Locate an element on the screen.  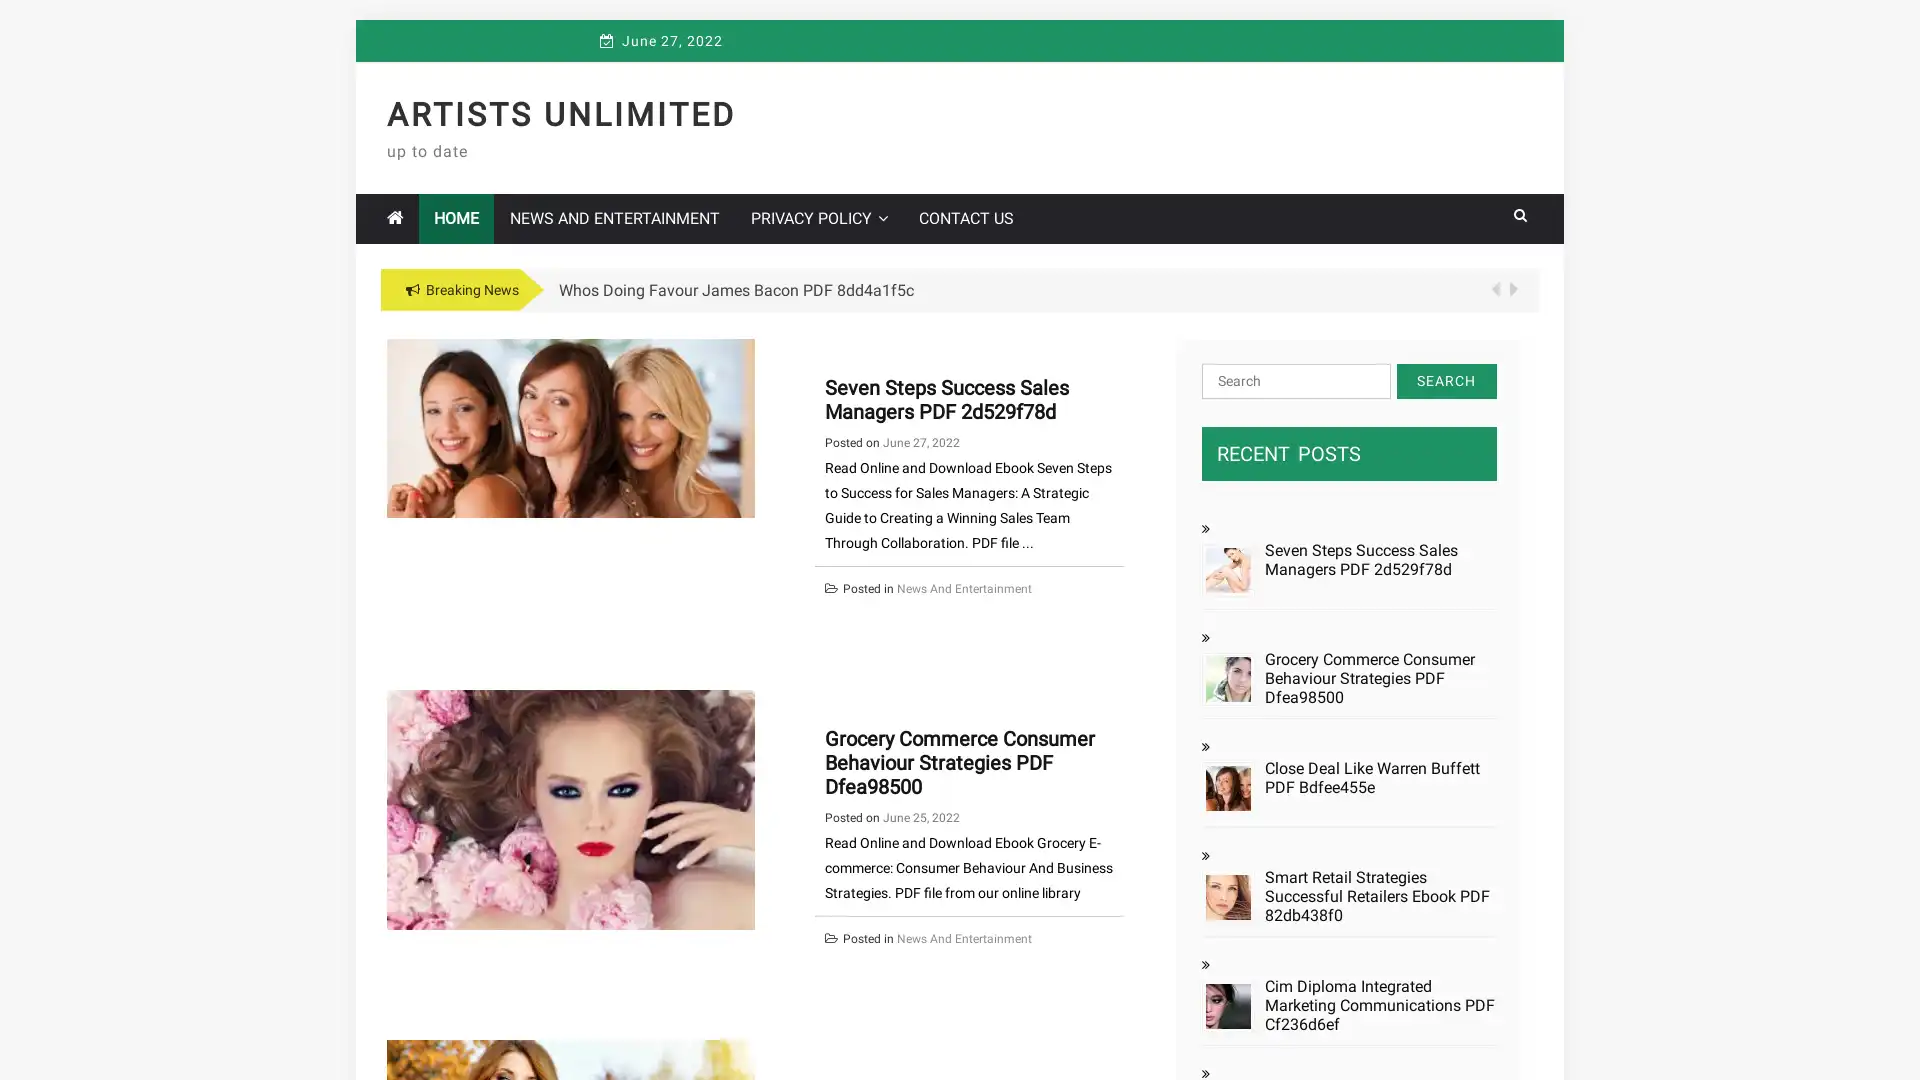
Search is located at coordinates (1445, 380).